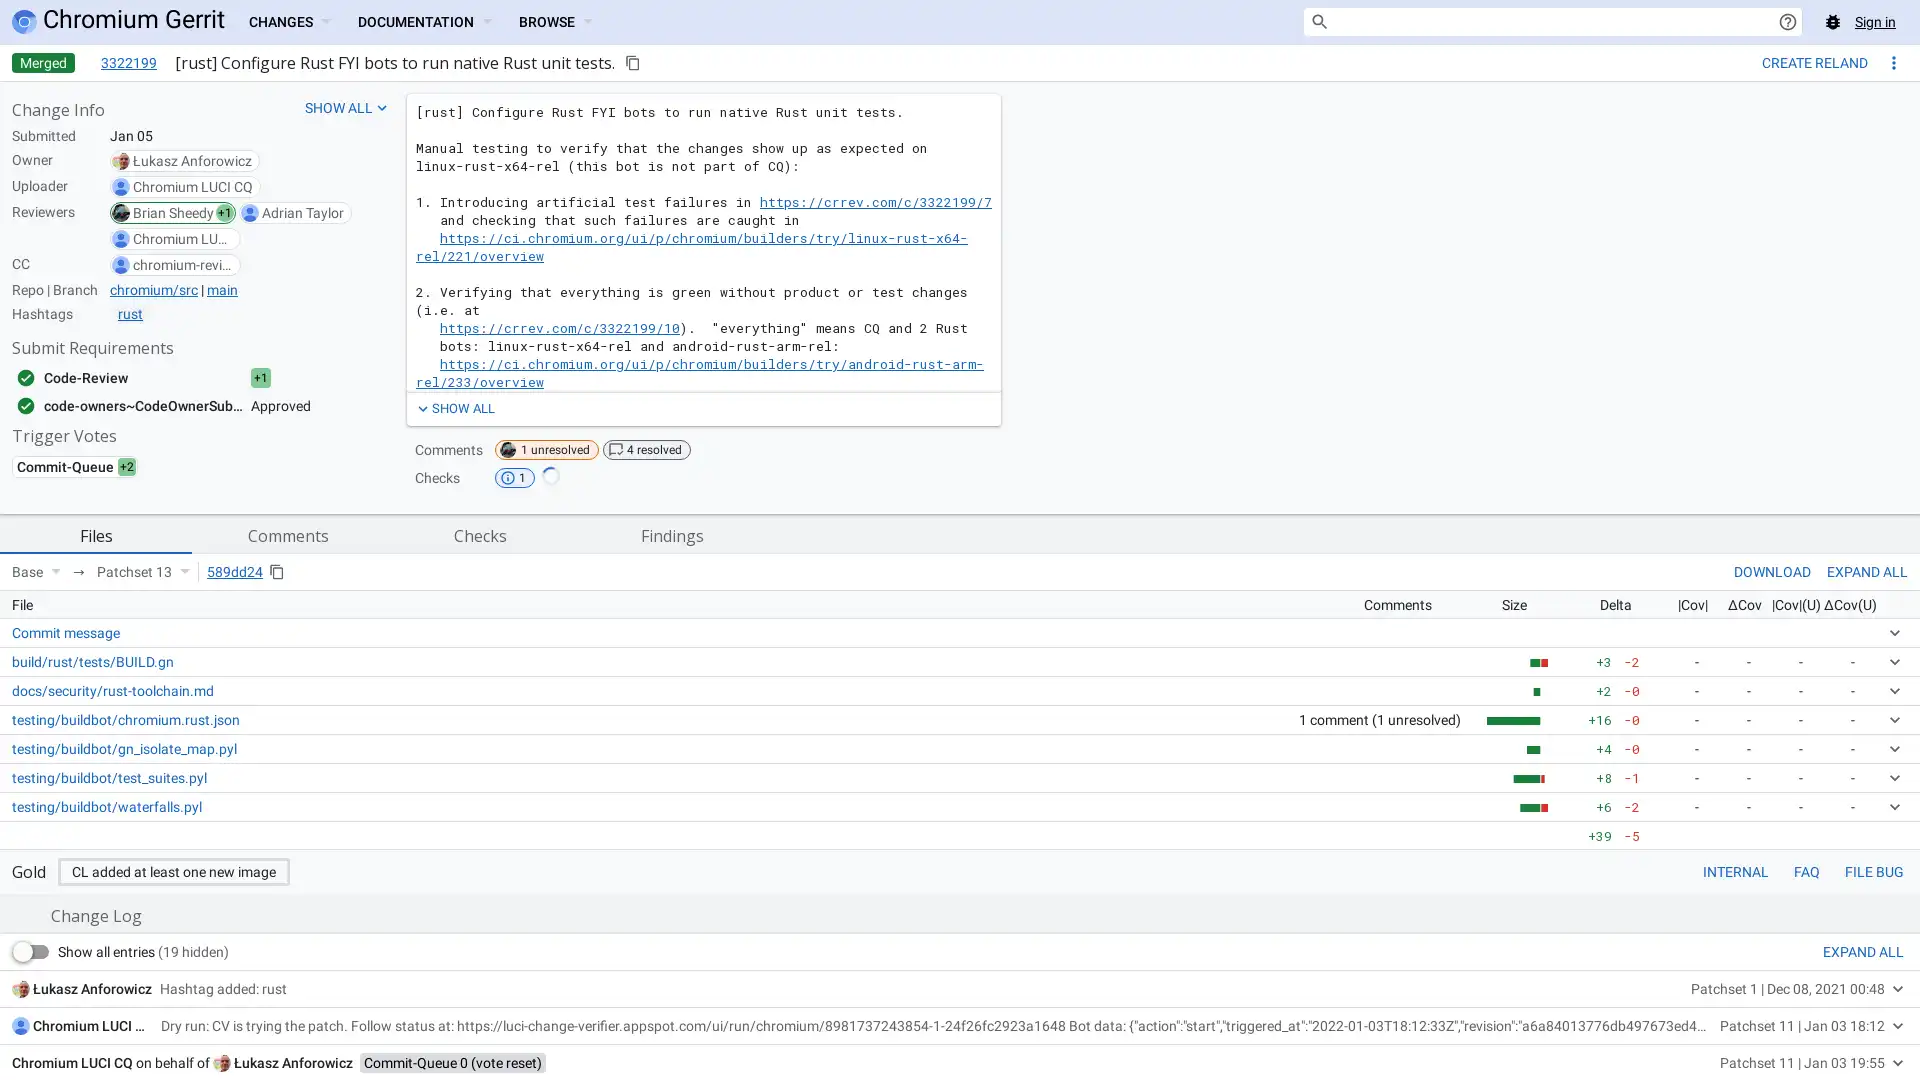 This screenshot has width=1920, height=1080. What do you see at coordinates (1814, 61) in the screenshot?
I see `CREATE RELAND` at bounding box center [1814, 61].